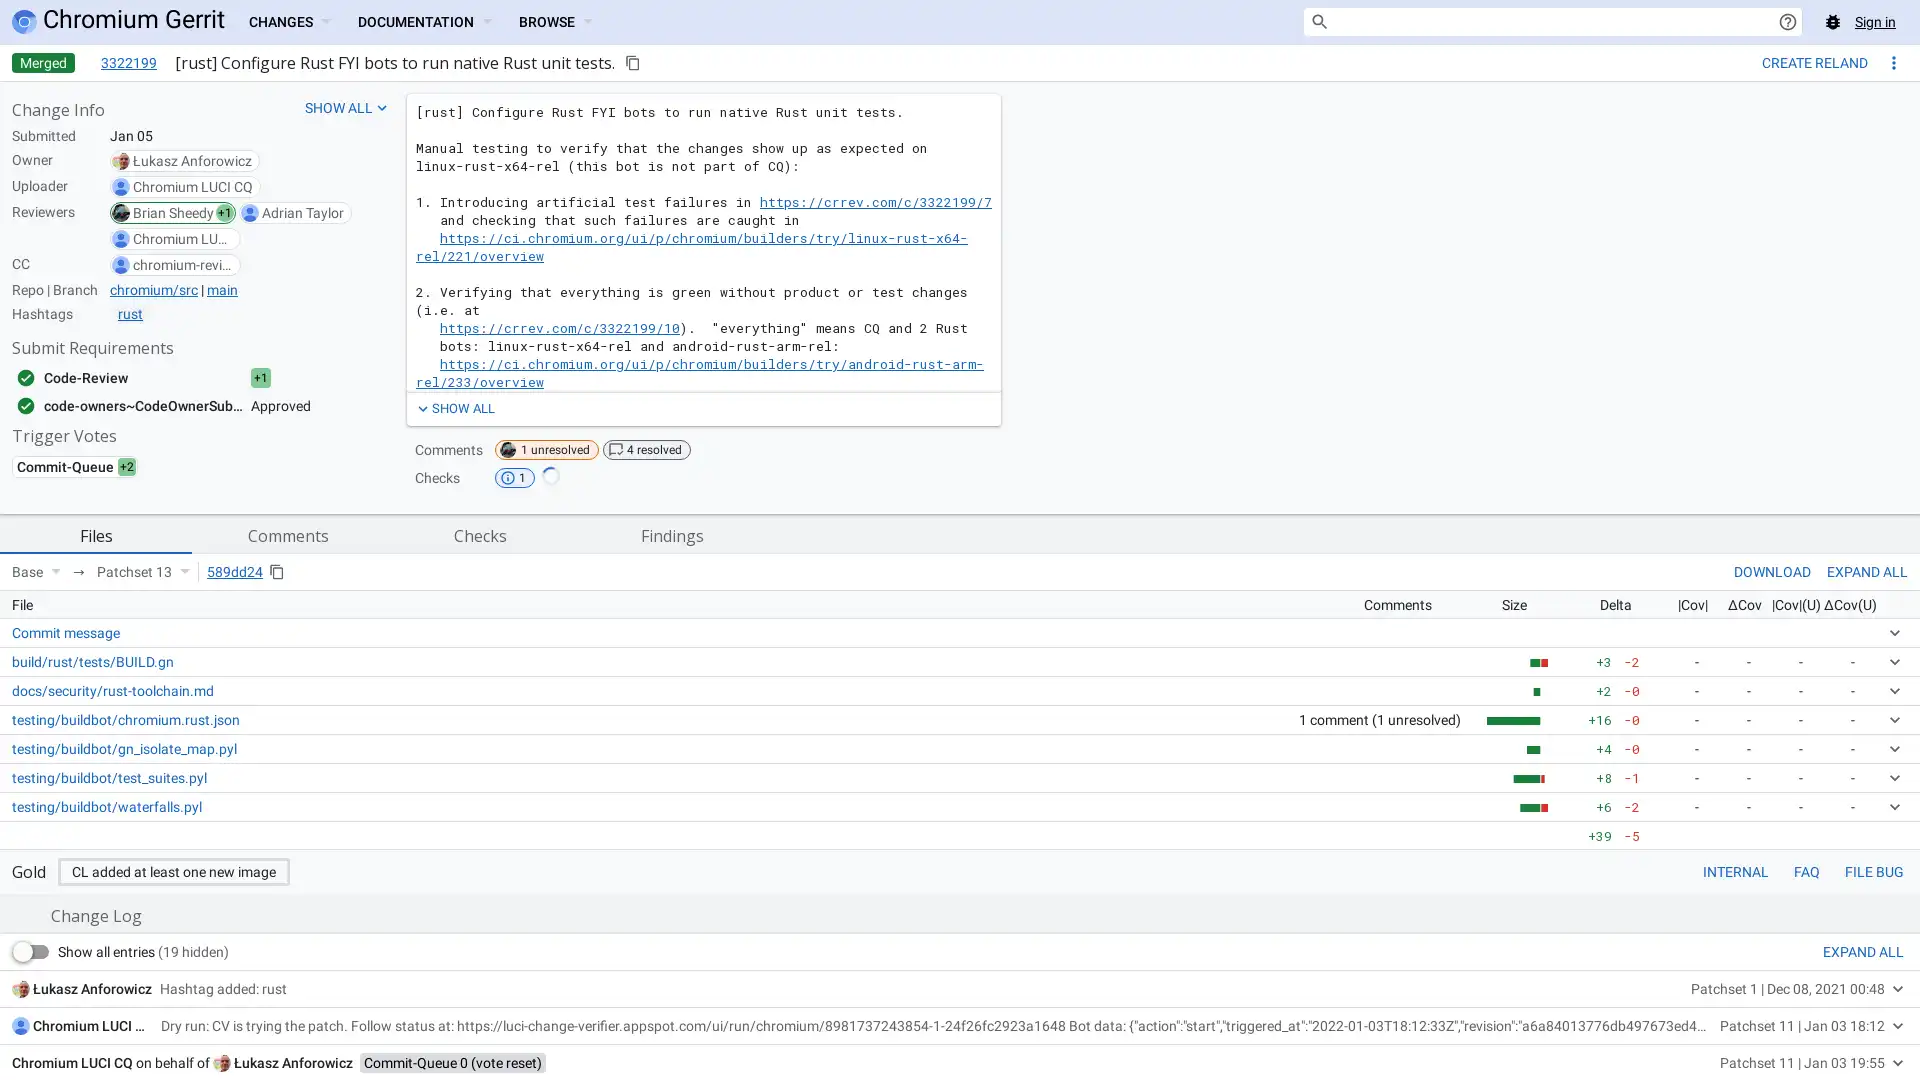 This screenshot has width=1920, height=1080. What do you see at coordinates (1814, 61) in the screenshot?
I see `CREATE RELAND` at bounding box center [1814, 61].